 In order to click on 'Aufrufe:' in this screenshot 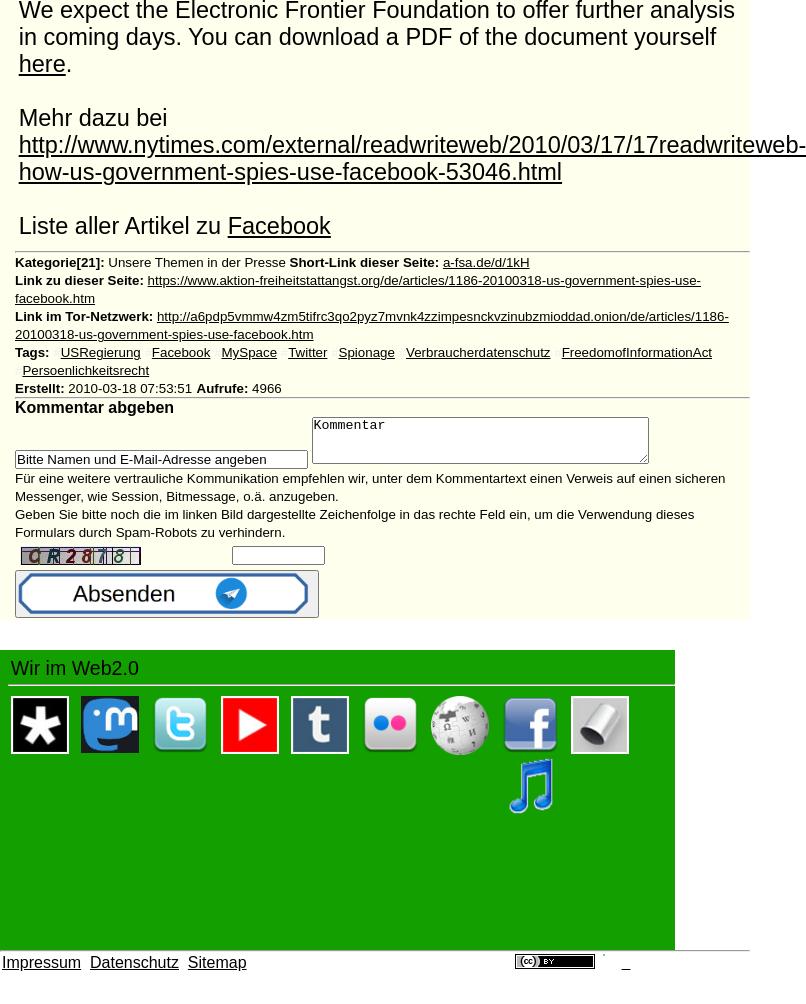, I will do `click(196, 387)`.